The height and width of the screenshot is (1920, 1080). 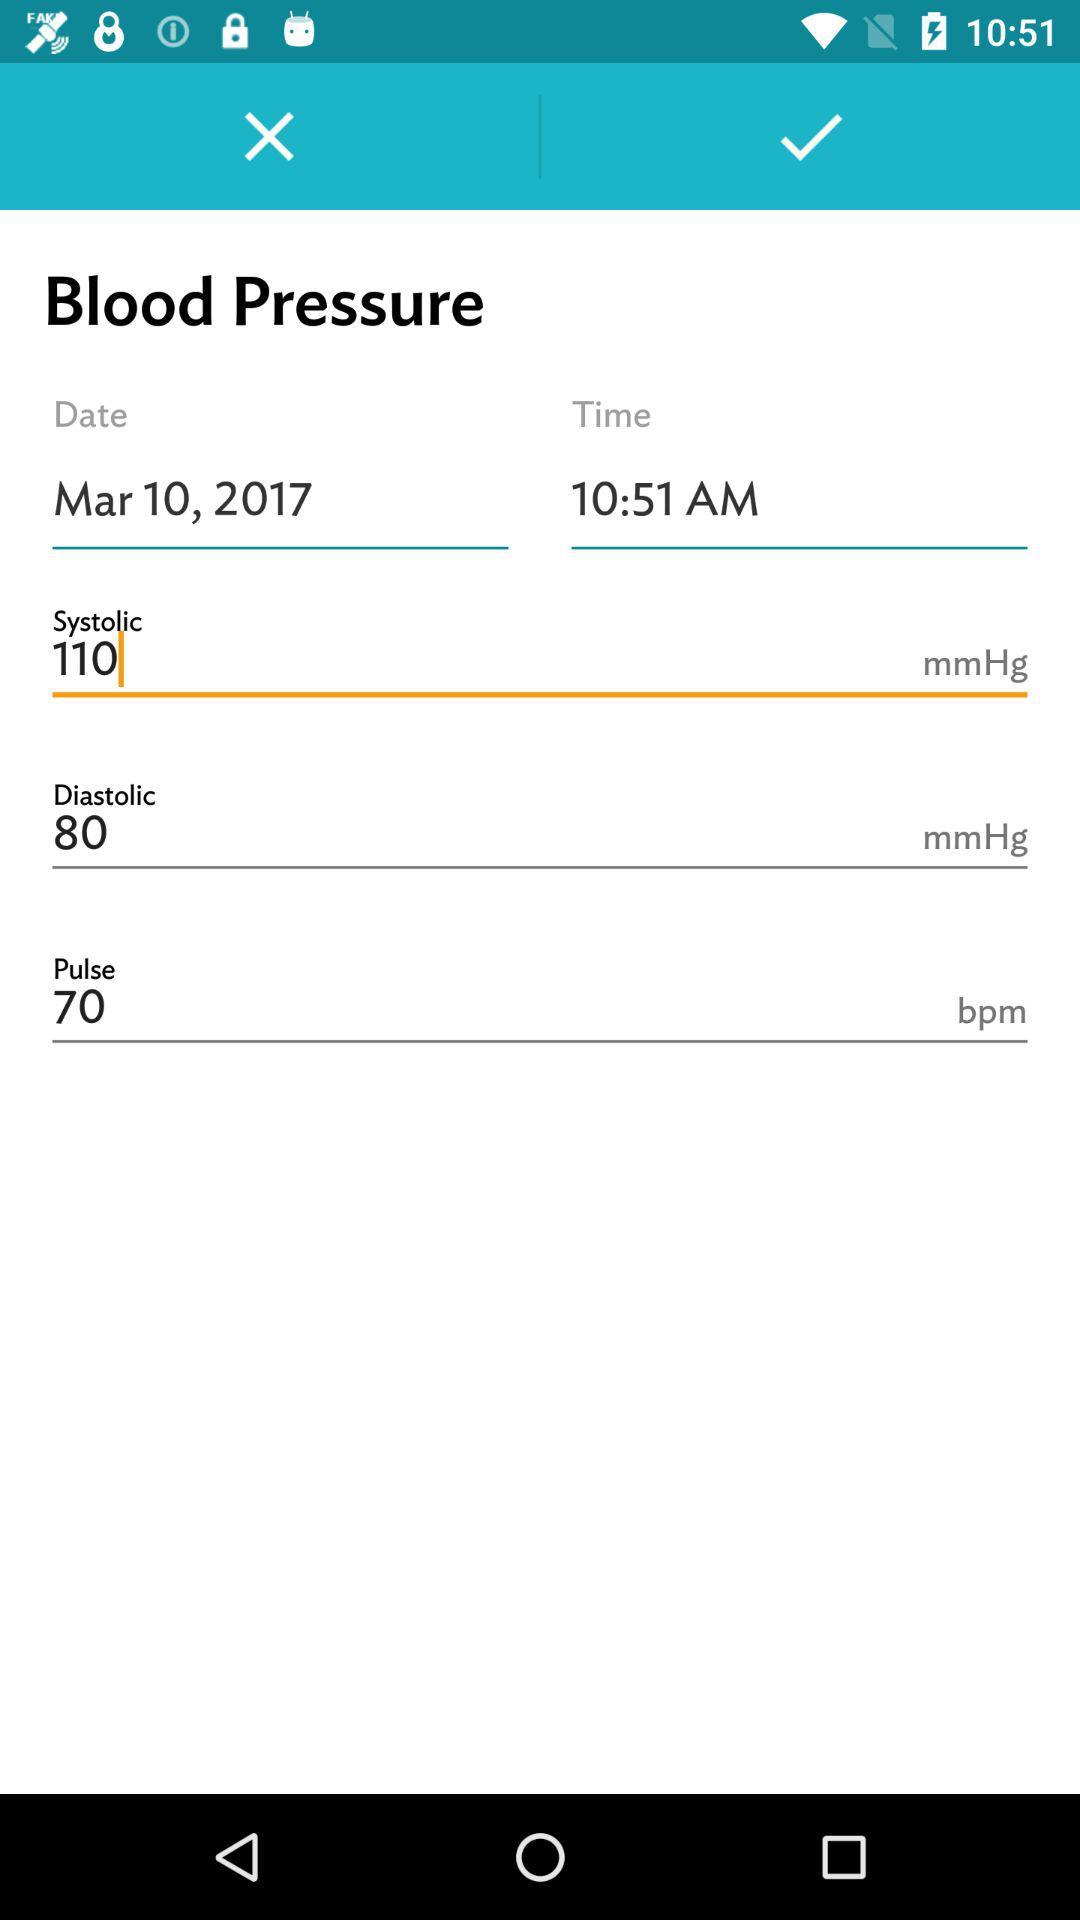 I want to click on the item next to the 10:51 am item, so click(x=280, y=499).